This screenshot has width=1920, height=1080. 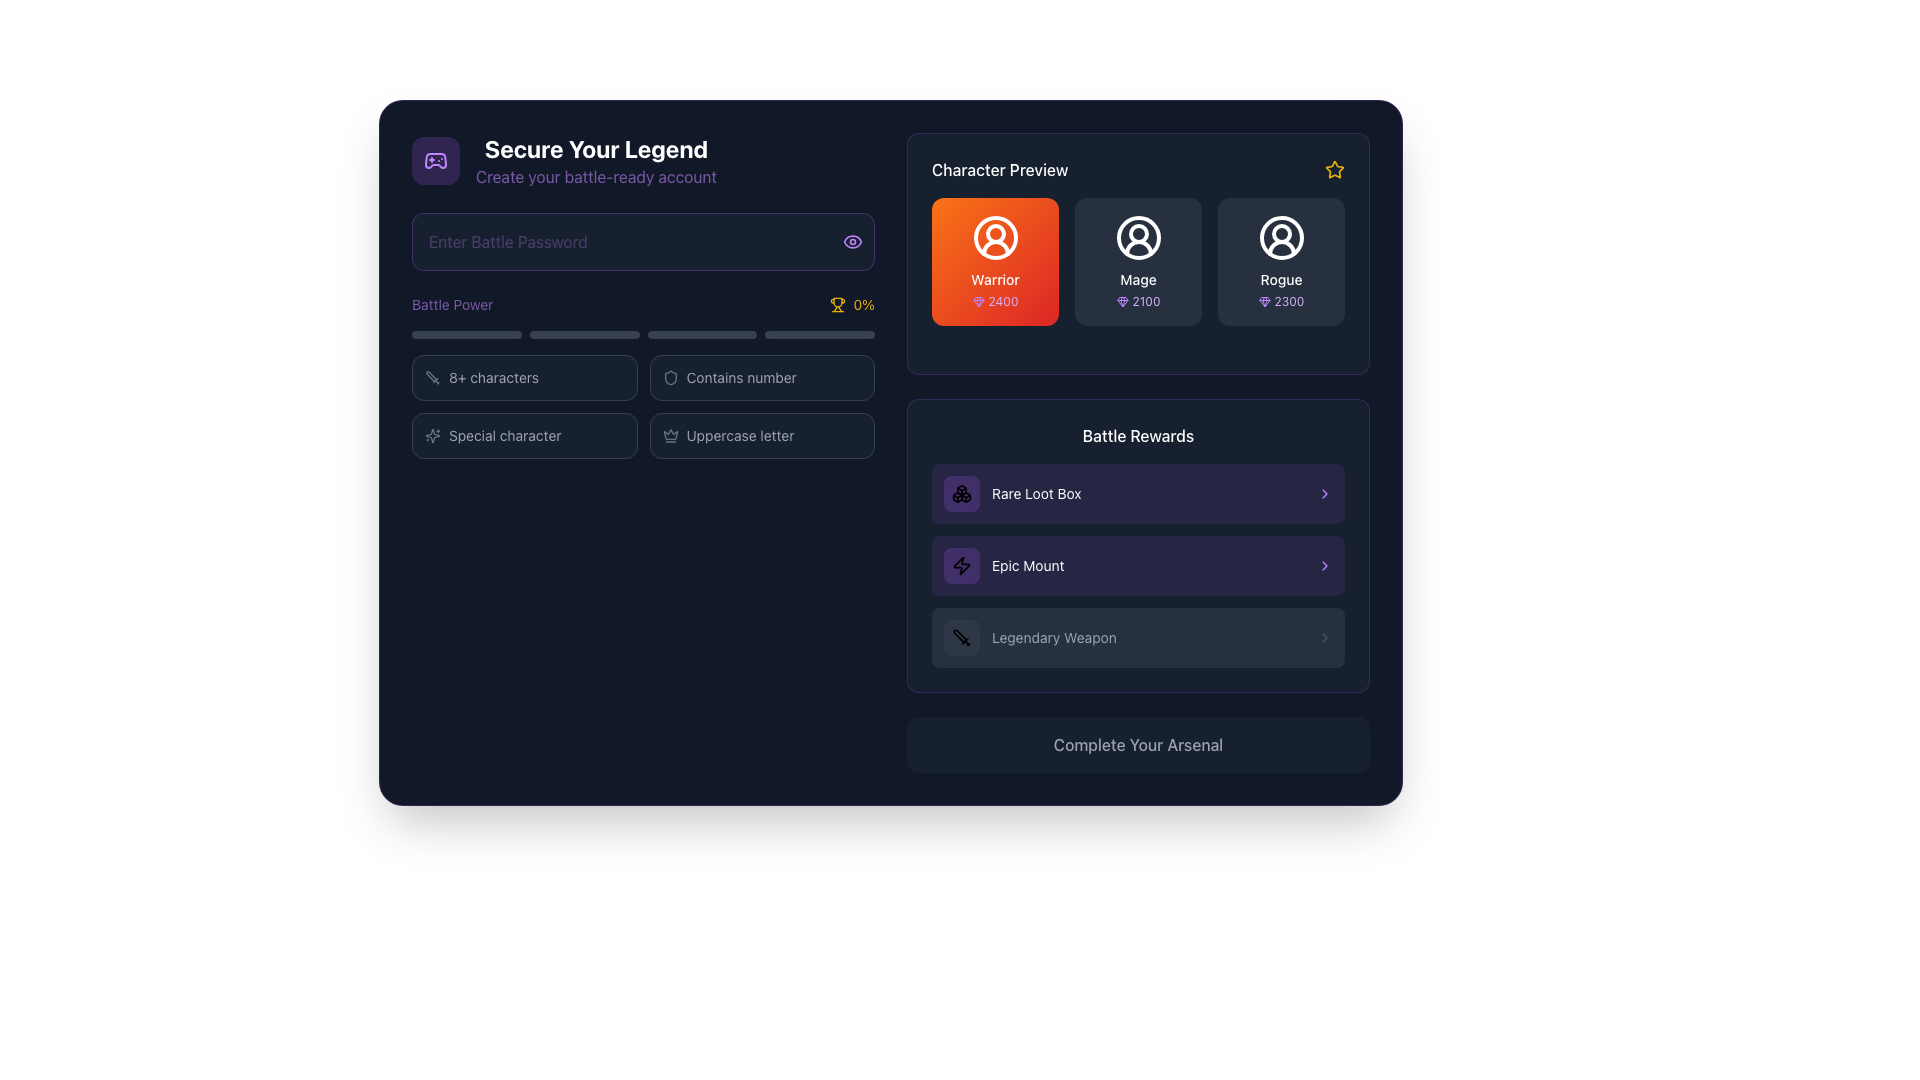 What do you see at coordinates (837, 304) in the screenshot?
I see `the trophy icon with a golden yellow hue that is located to the right of the 'Battle Power' text field and slightly above the '0%' text` at bounding box center [837, 304].